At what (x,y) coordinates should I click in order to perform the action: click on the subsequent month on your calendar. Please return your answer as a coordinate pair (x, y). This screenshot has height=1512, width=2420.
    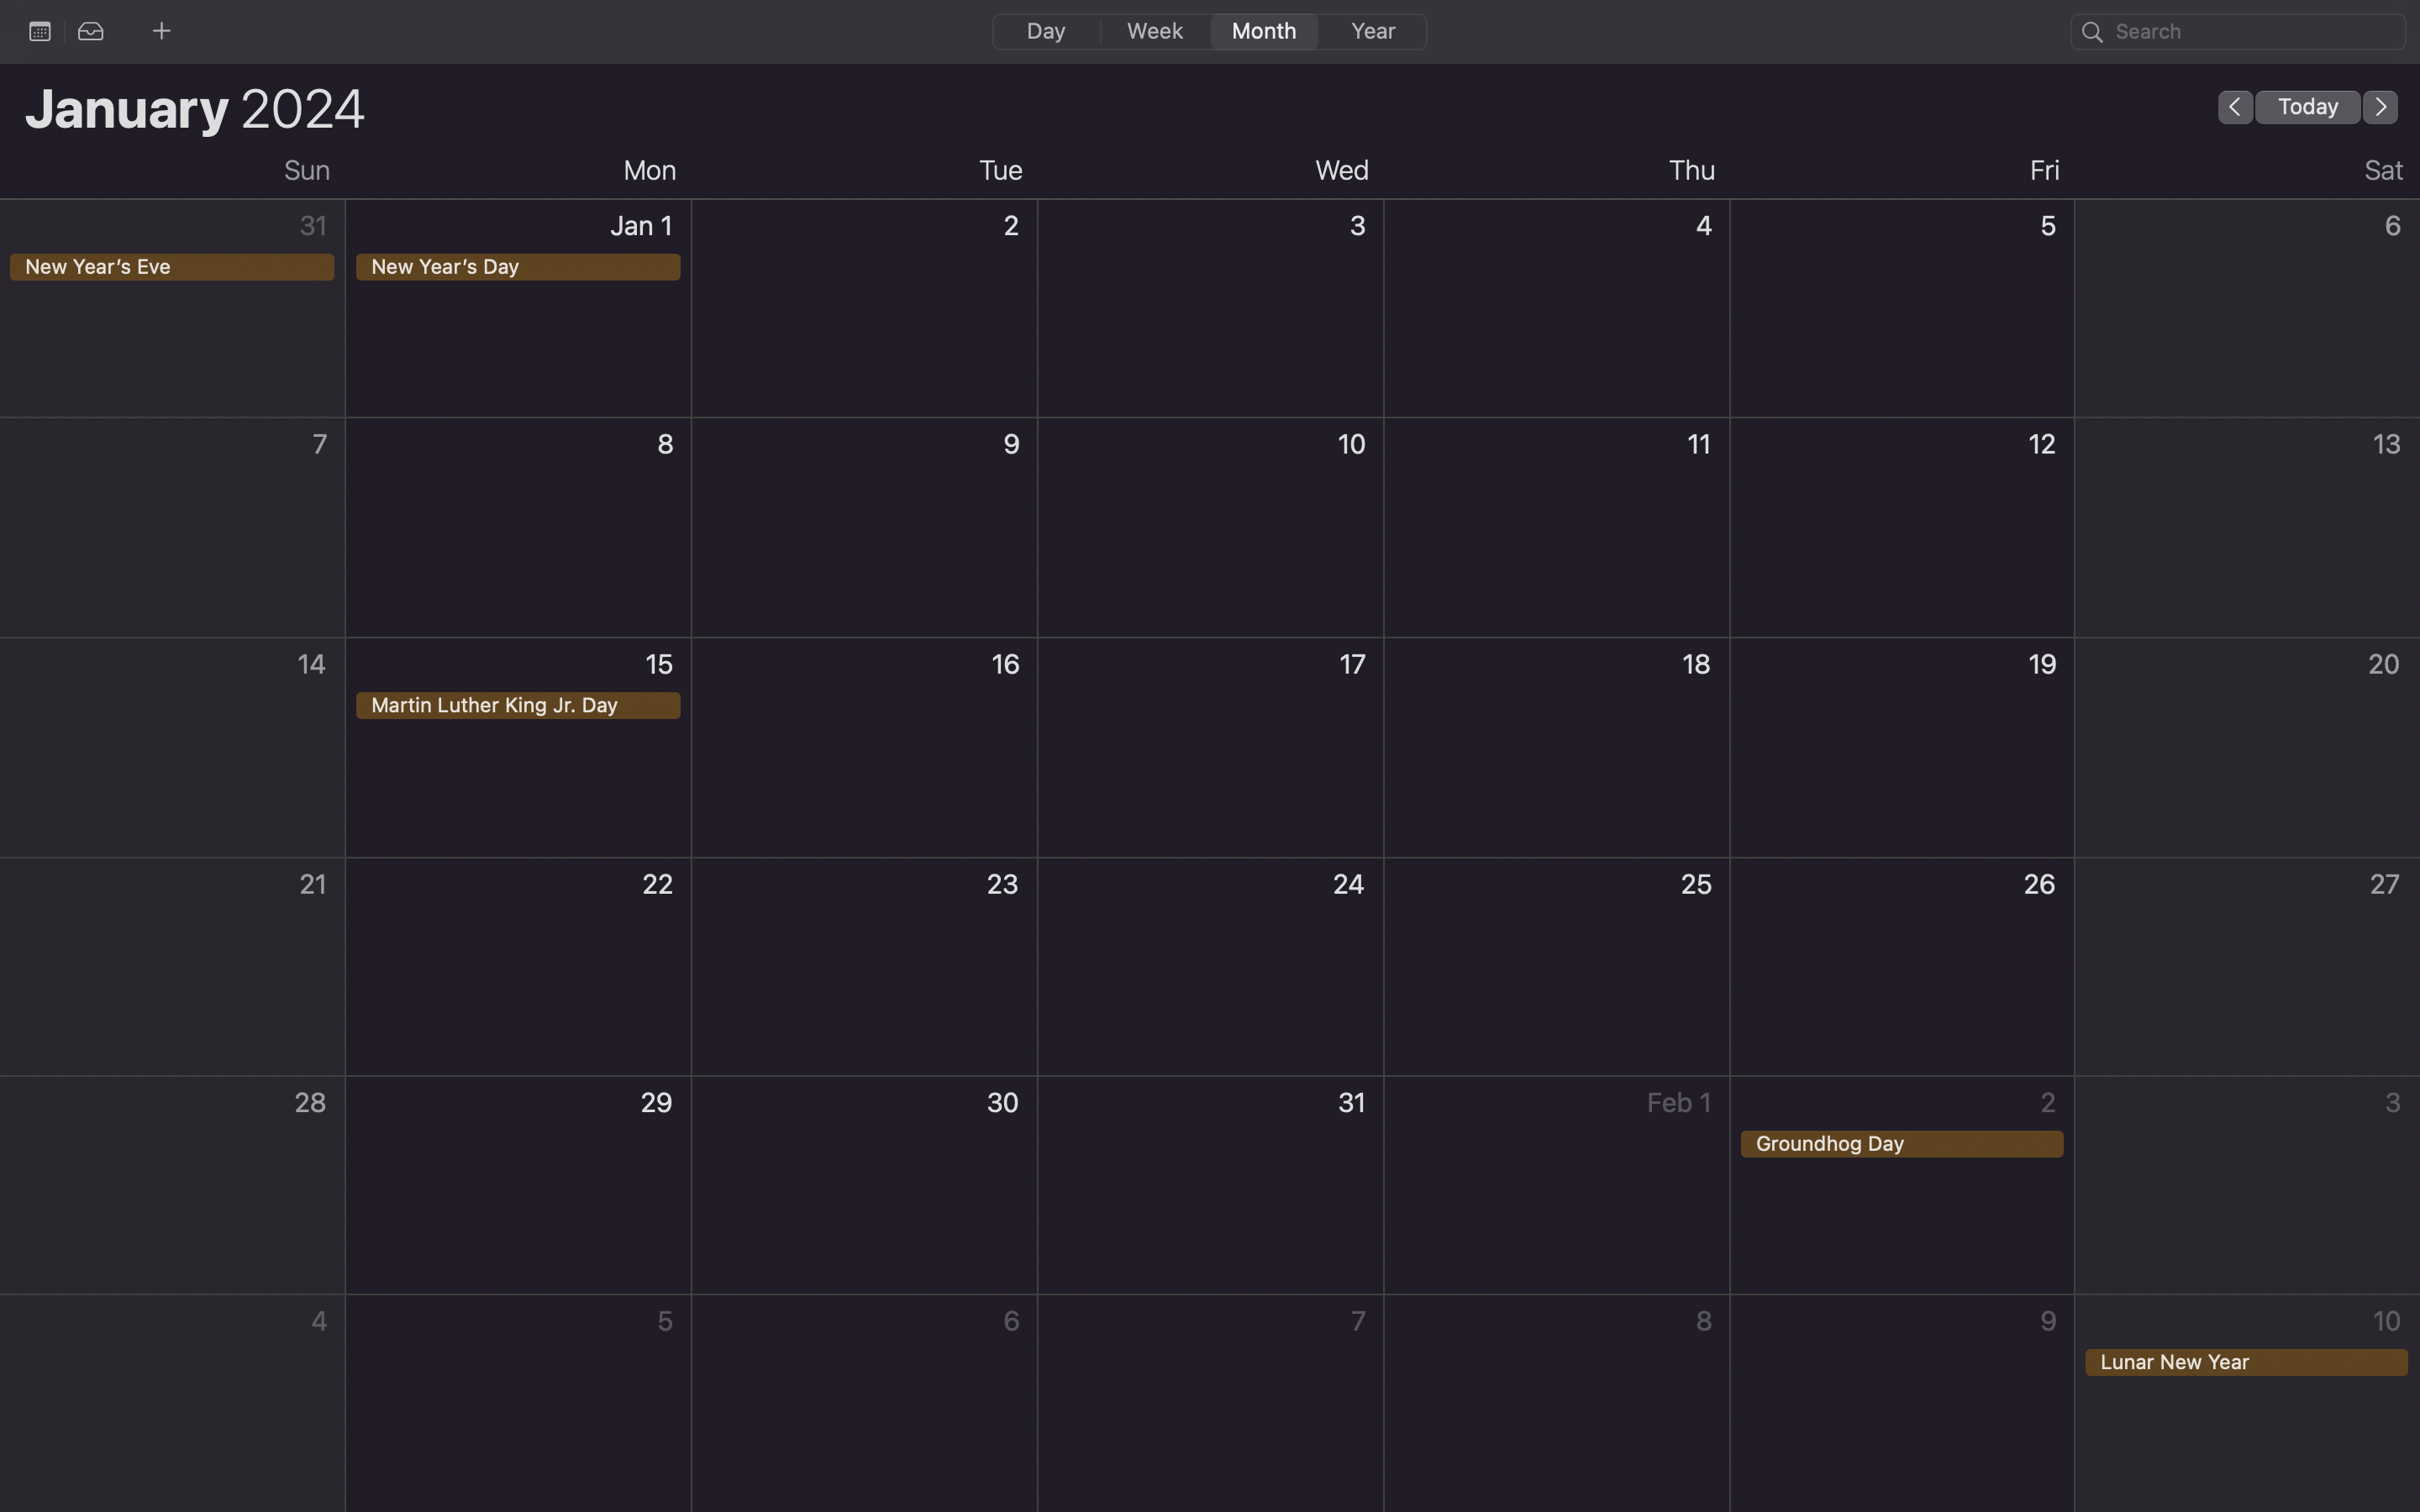
    Looking at the image, I should click on (2381, 105).